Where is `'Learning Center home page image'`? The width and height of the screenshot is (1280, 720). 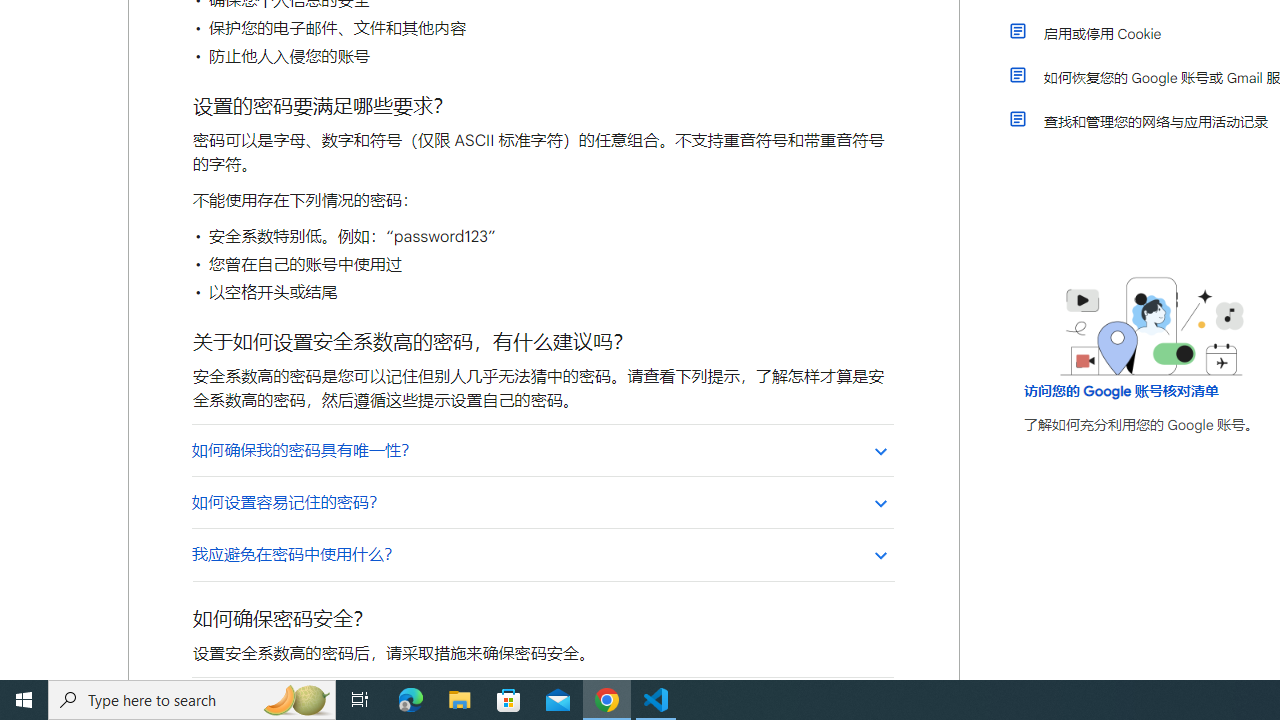 'Learning Center home page image' is located at coordinates (1152, 325).